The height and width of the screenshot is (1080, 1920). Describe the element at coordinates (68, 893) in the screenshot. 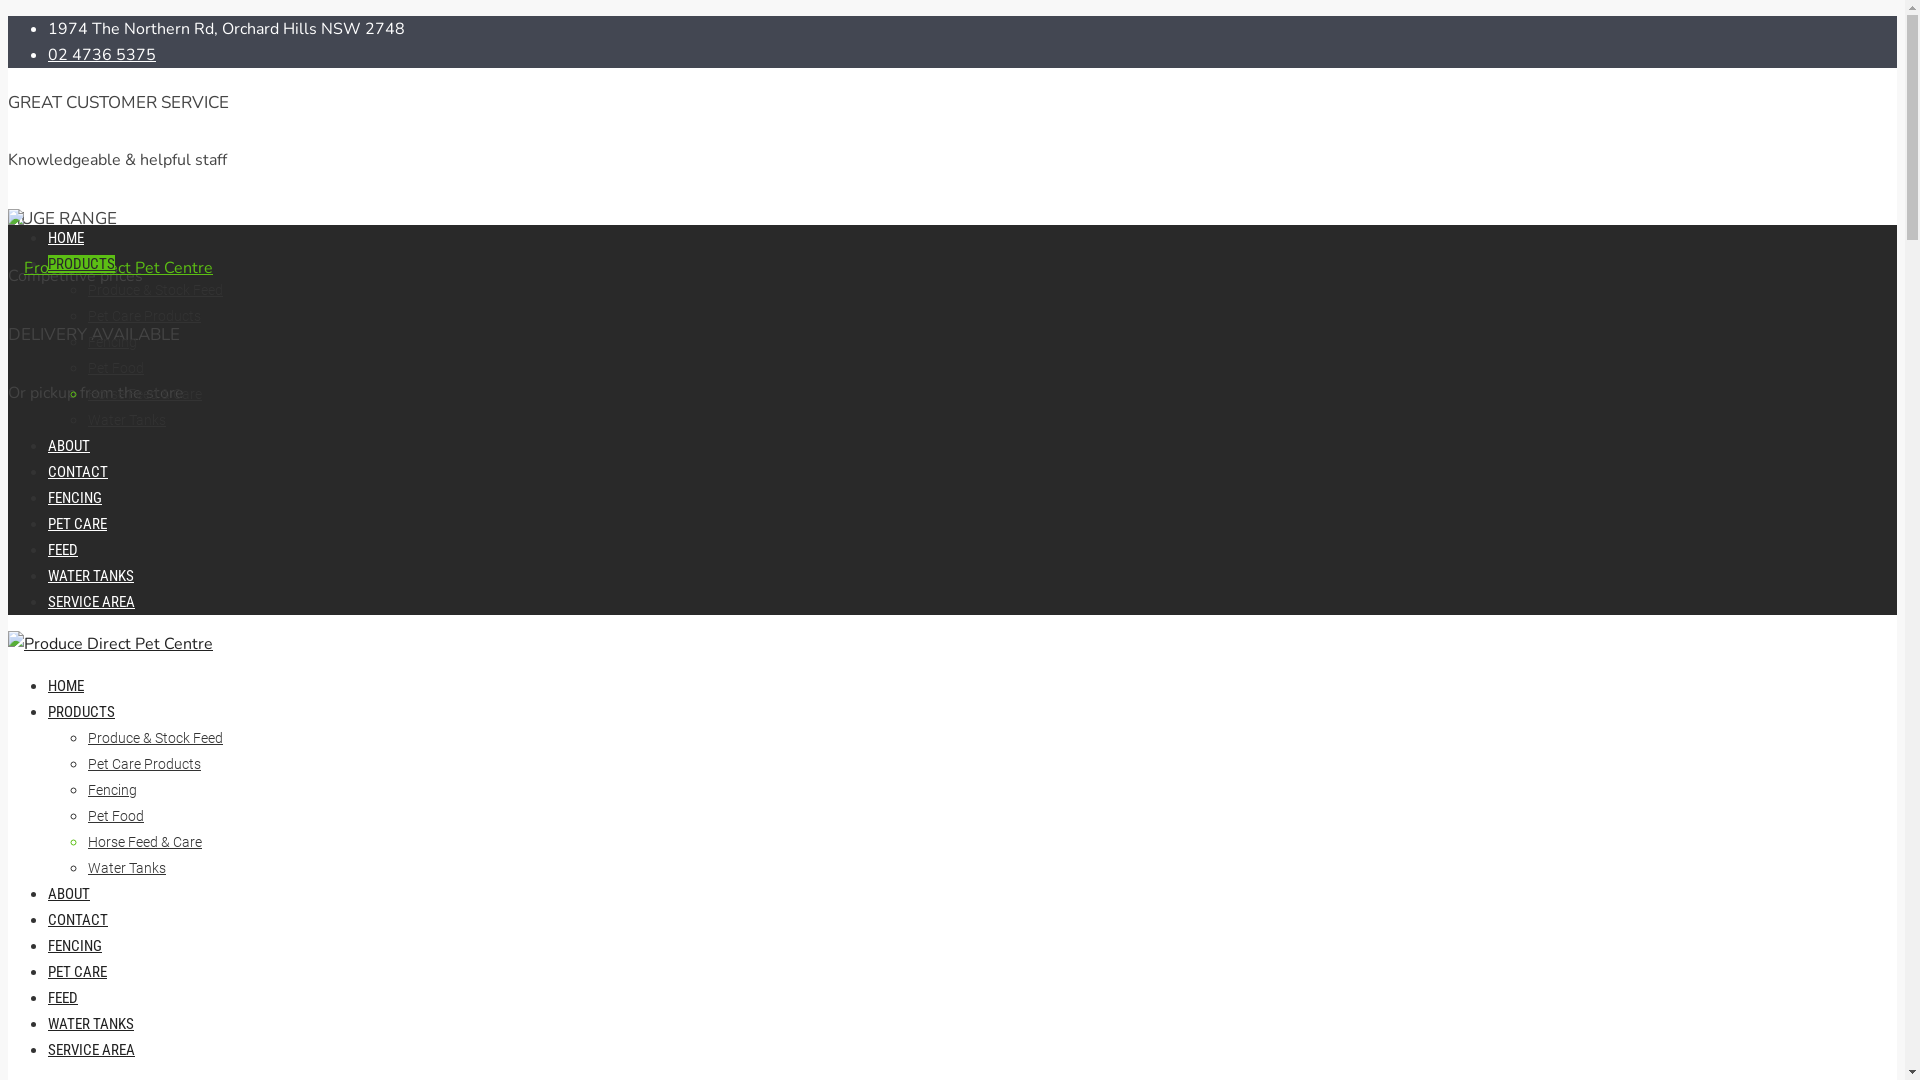

I see `'ABOUT'` at that location.